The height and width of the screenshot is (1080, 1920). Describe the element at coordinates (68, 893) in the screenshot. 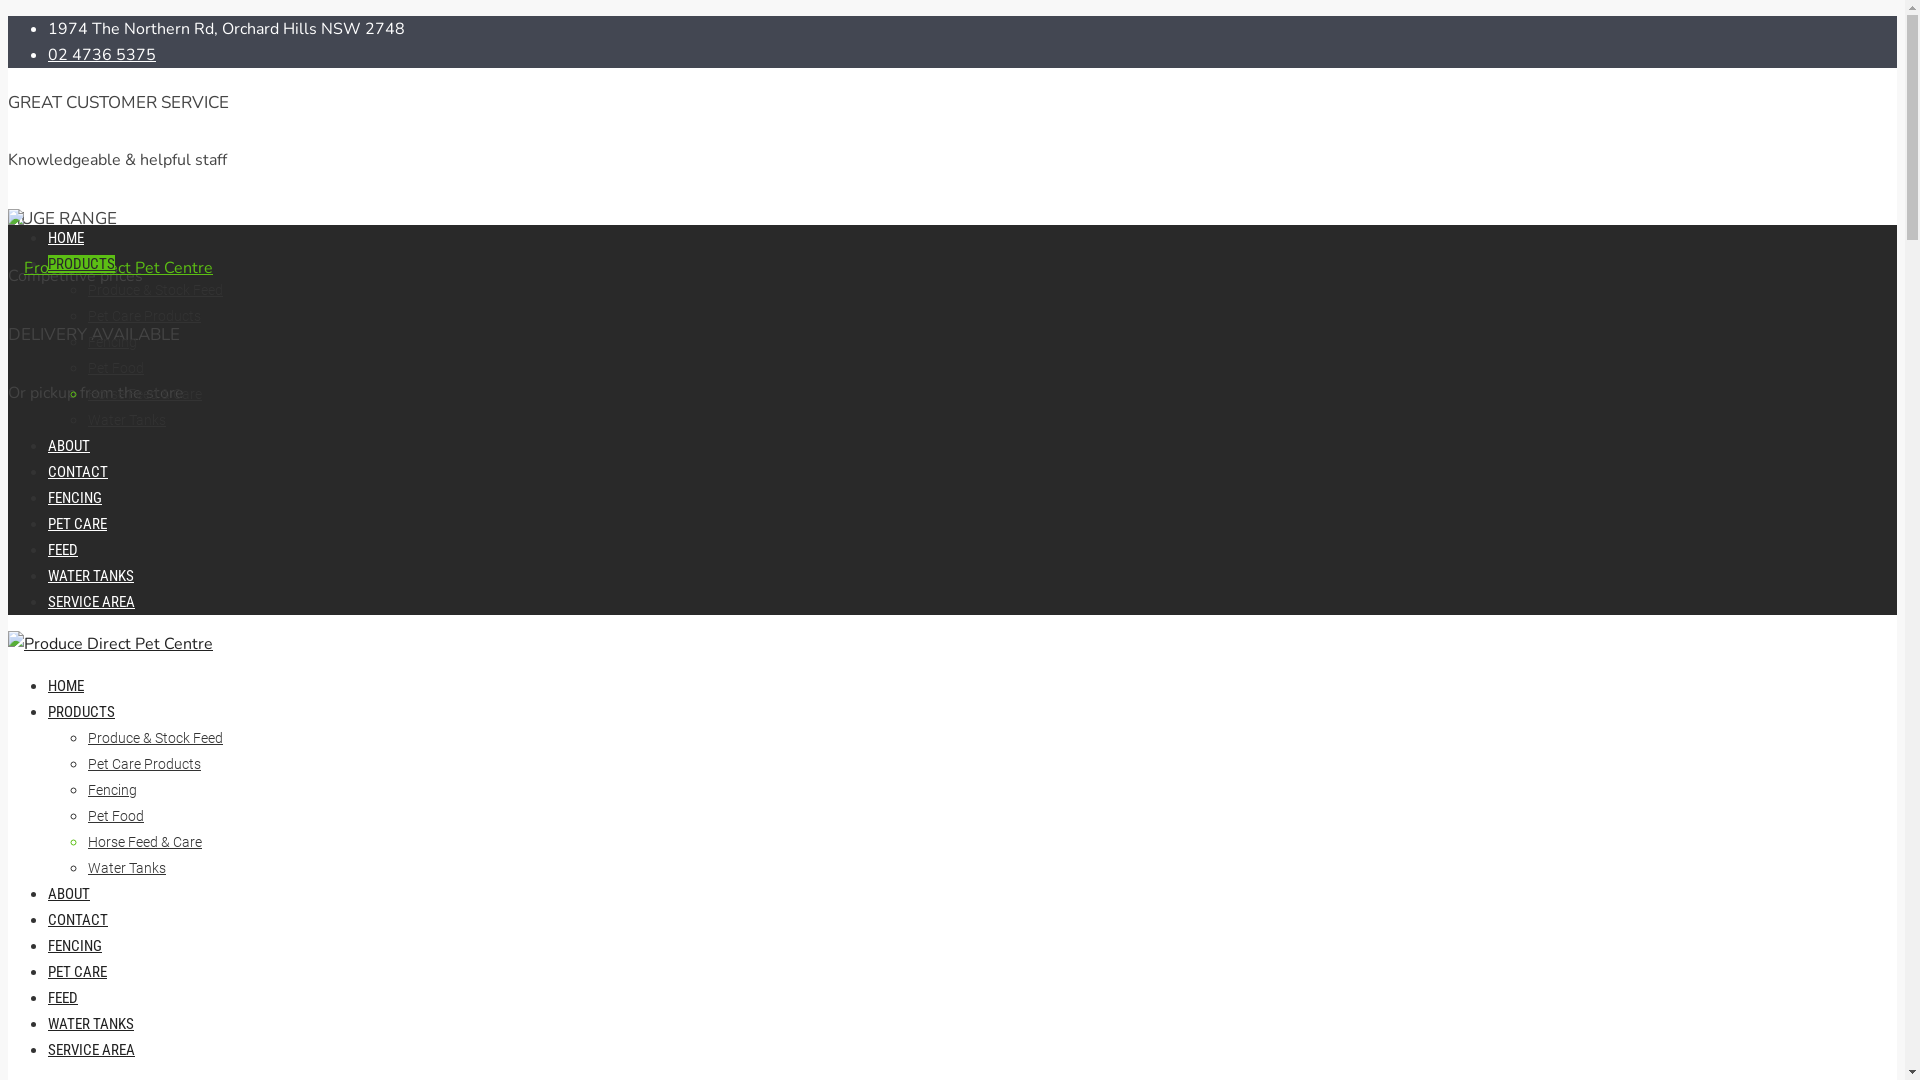

I see `'ABOUT'` at that location.